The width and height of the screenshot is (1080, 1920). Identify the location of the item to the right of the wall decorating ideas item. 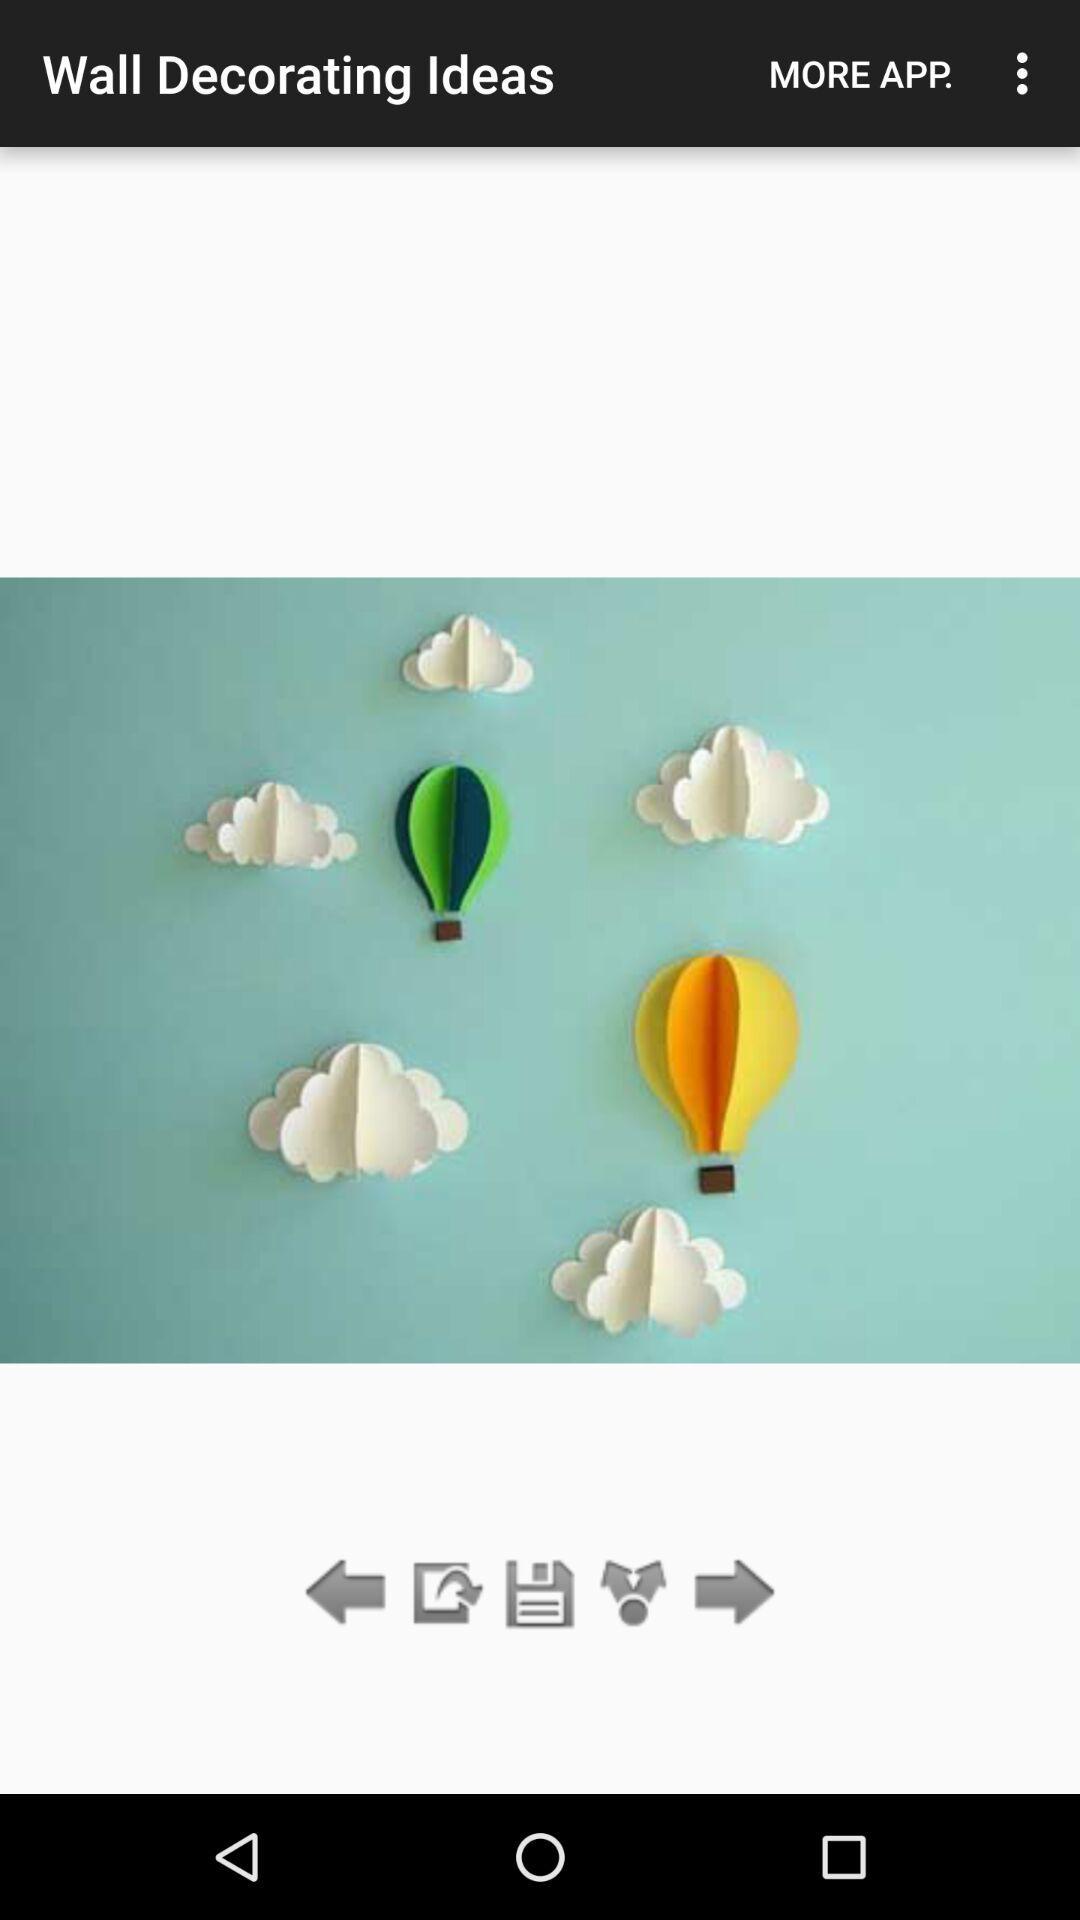
(860, 73).